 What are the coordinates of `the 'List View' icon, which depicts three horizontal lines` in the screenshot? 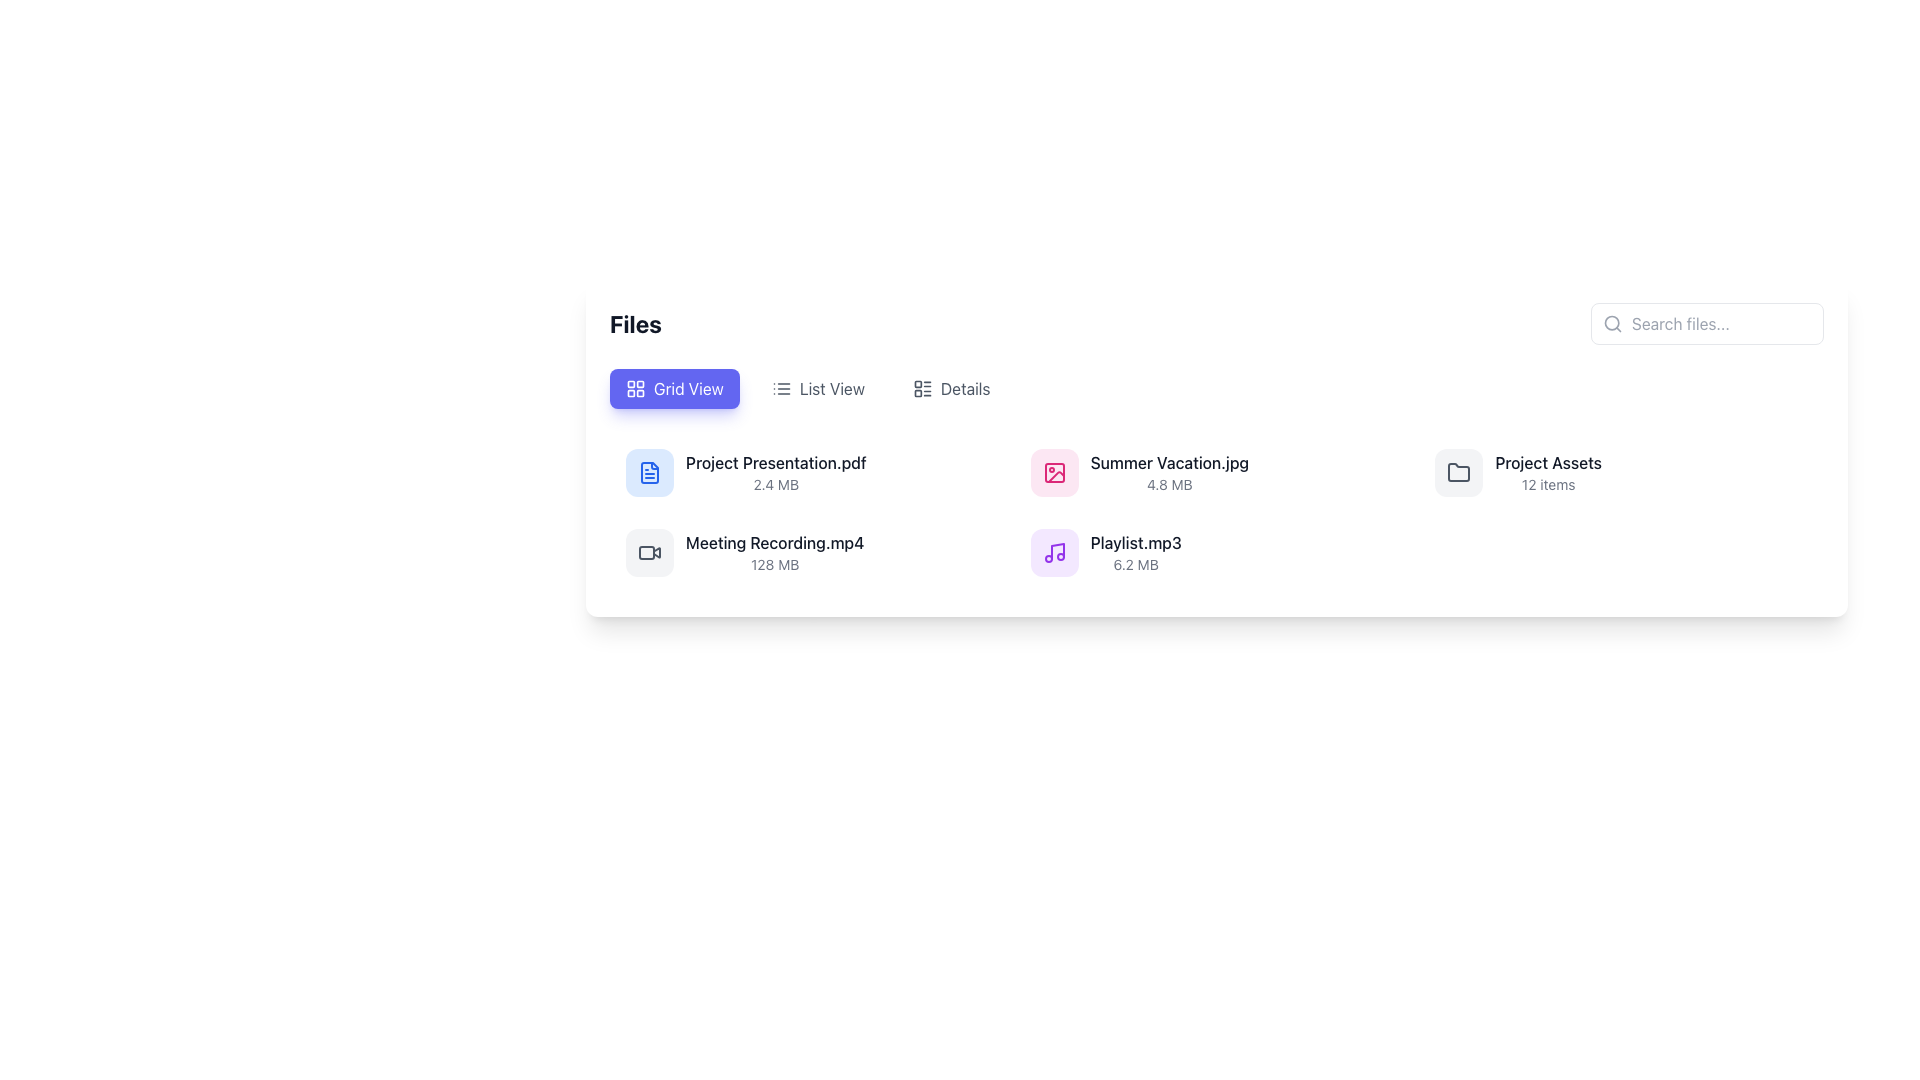 It's located at (780, 389).